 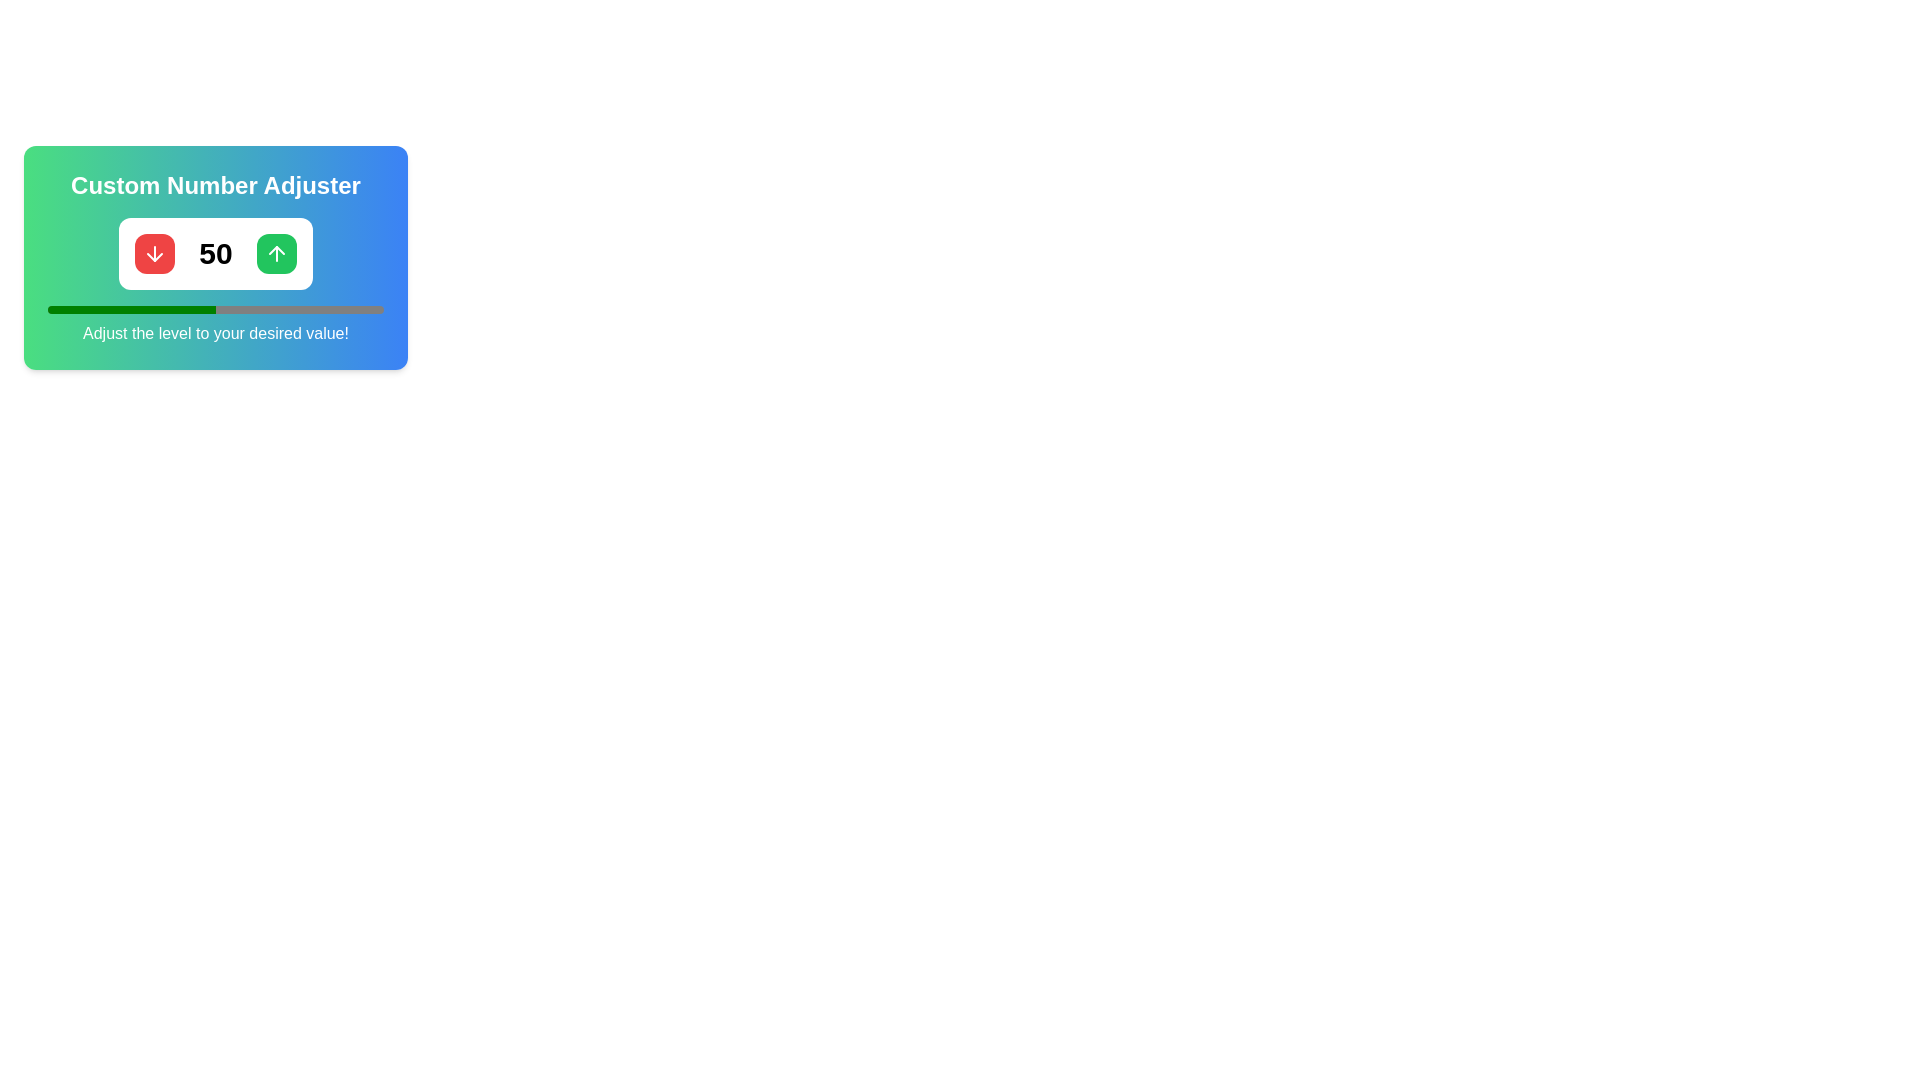 I want to click on the slider value, so click(x=120, y=309).